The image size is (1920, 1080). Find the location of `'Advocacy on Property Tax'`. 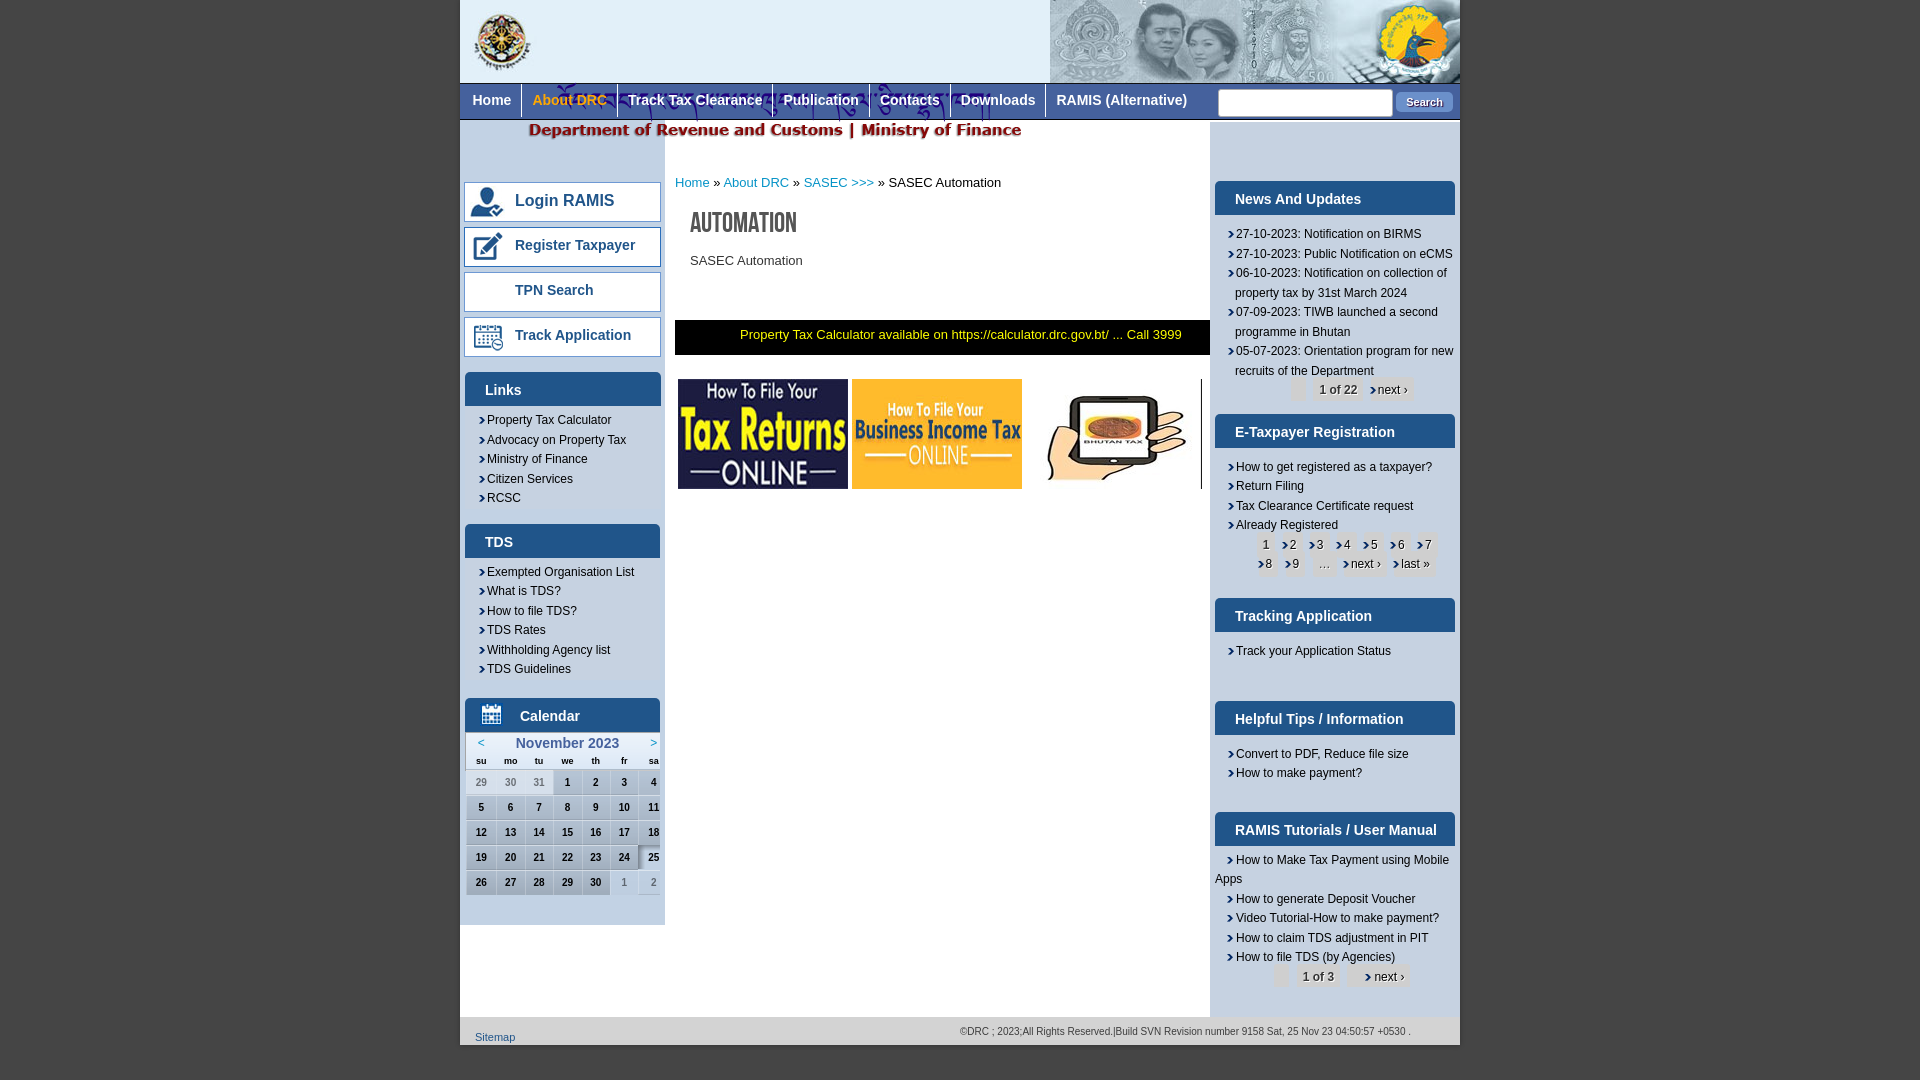

'Advocacy on Property Tax' is located at coordinates (551, 438).